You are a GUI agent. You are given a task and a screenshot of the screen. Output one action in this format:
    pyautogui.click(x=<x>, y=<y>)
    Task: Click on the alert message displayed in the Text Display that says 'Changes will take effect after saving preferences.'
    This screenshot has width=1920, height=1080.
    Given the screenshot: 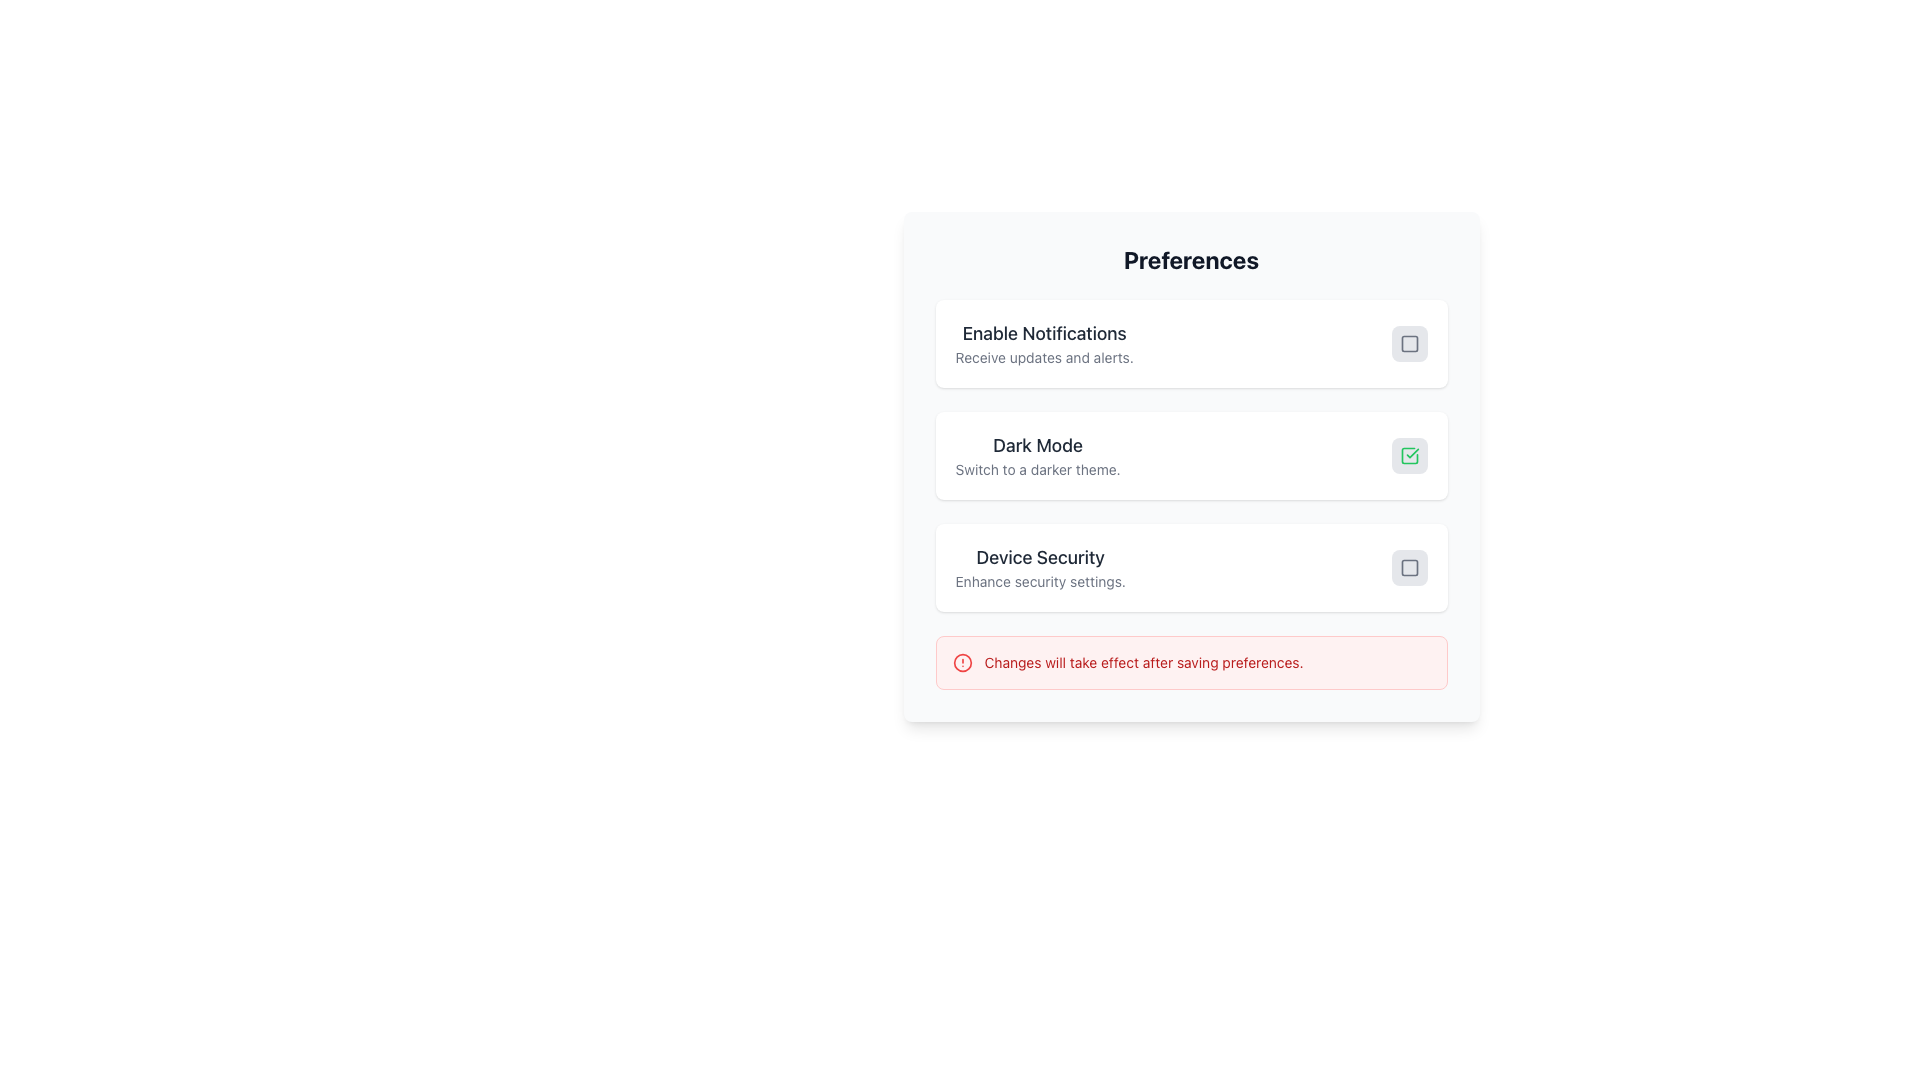 What is the action you would take?
    pyautogui.click(x=1144, y=663)
    